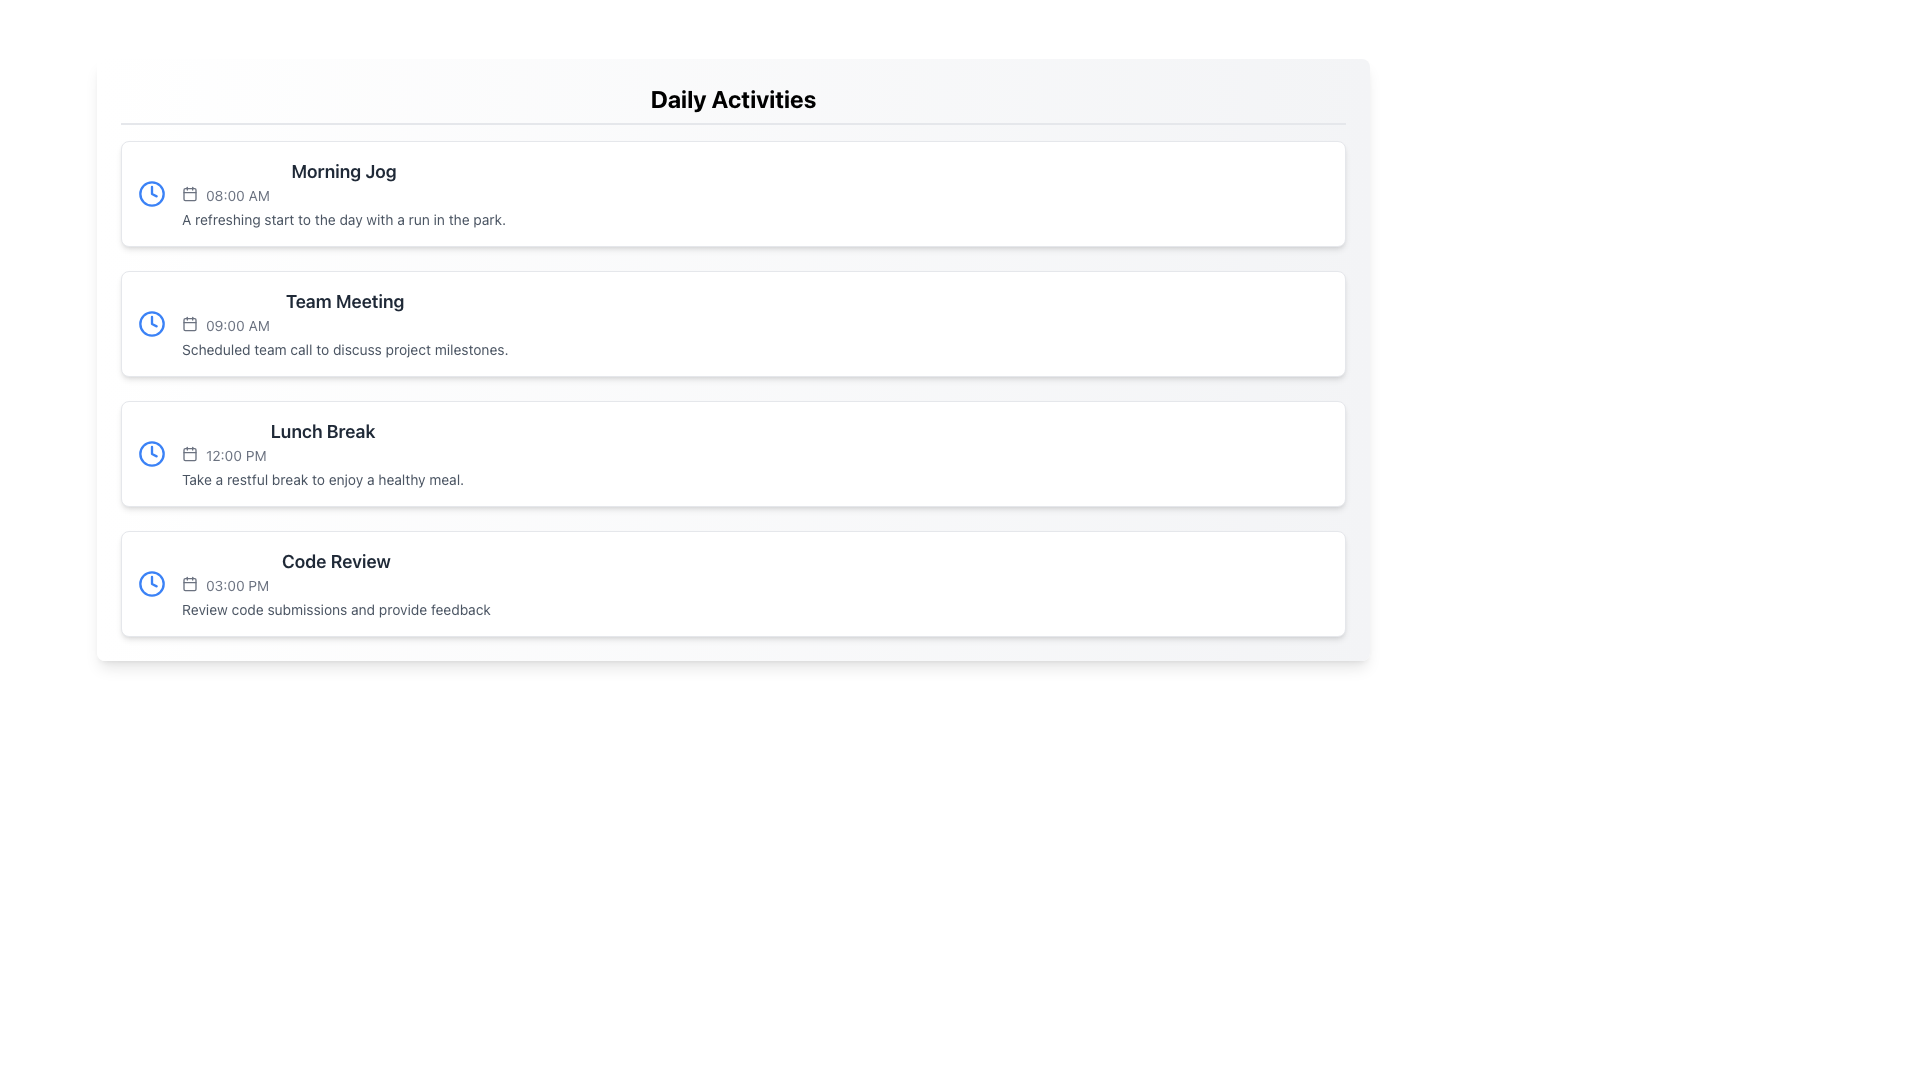  What do you see at coordinates (323, 454) in the screenshot?
I see `the third Informational card in the Daily Activities list, which displays the title, time, and description of a scheduled event, located between 'Team Meeting' and 'Code Review'` at bounding box center [323, 454].